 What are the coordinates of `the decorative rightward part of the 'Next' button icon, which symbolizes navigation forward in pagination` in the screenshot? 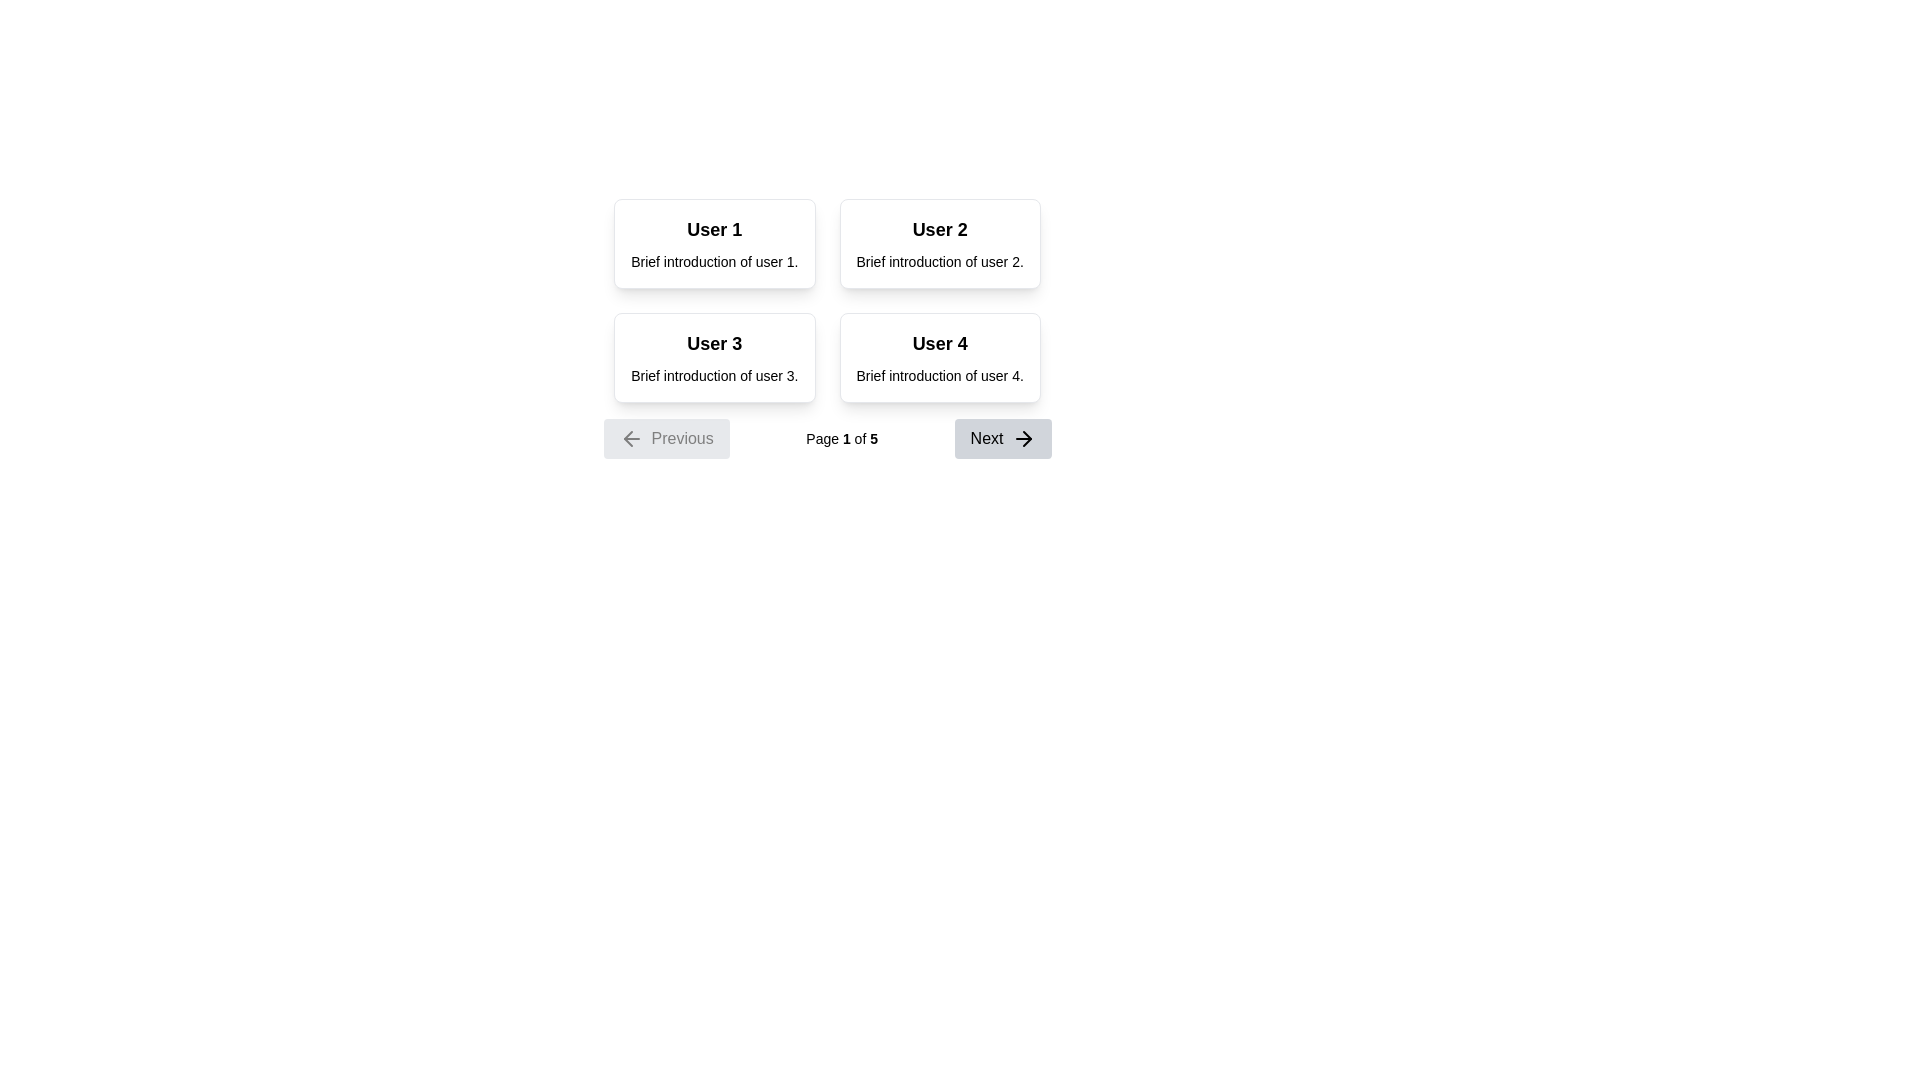 It's located at (1027, 438).